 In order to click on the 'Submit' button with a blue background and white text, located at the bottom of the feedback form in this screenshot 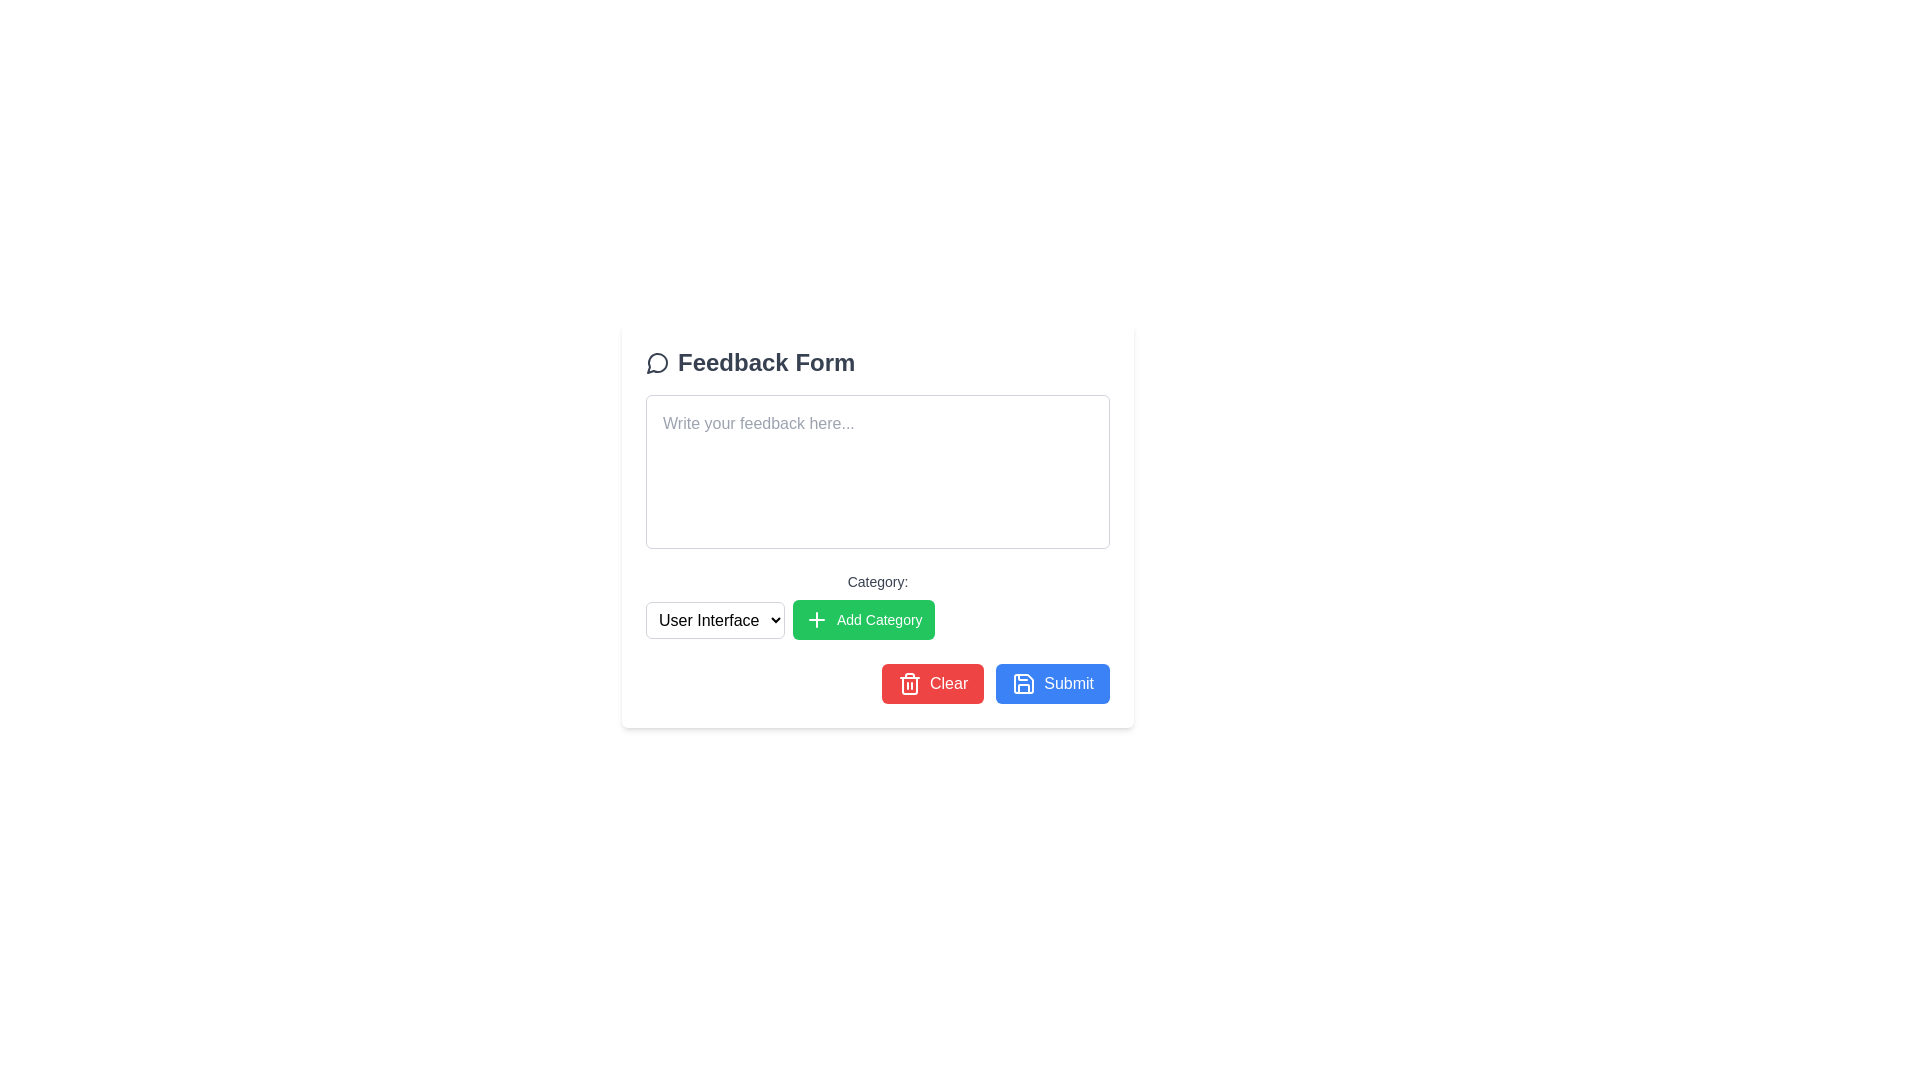, I will do `click(1052, 682)`.